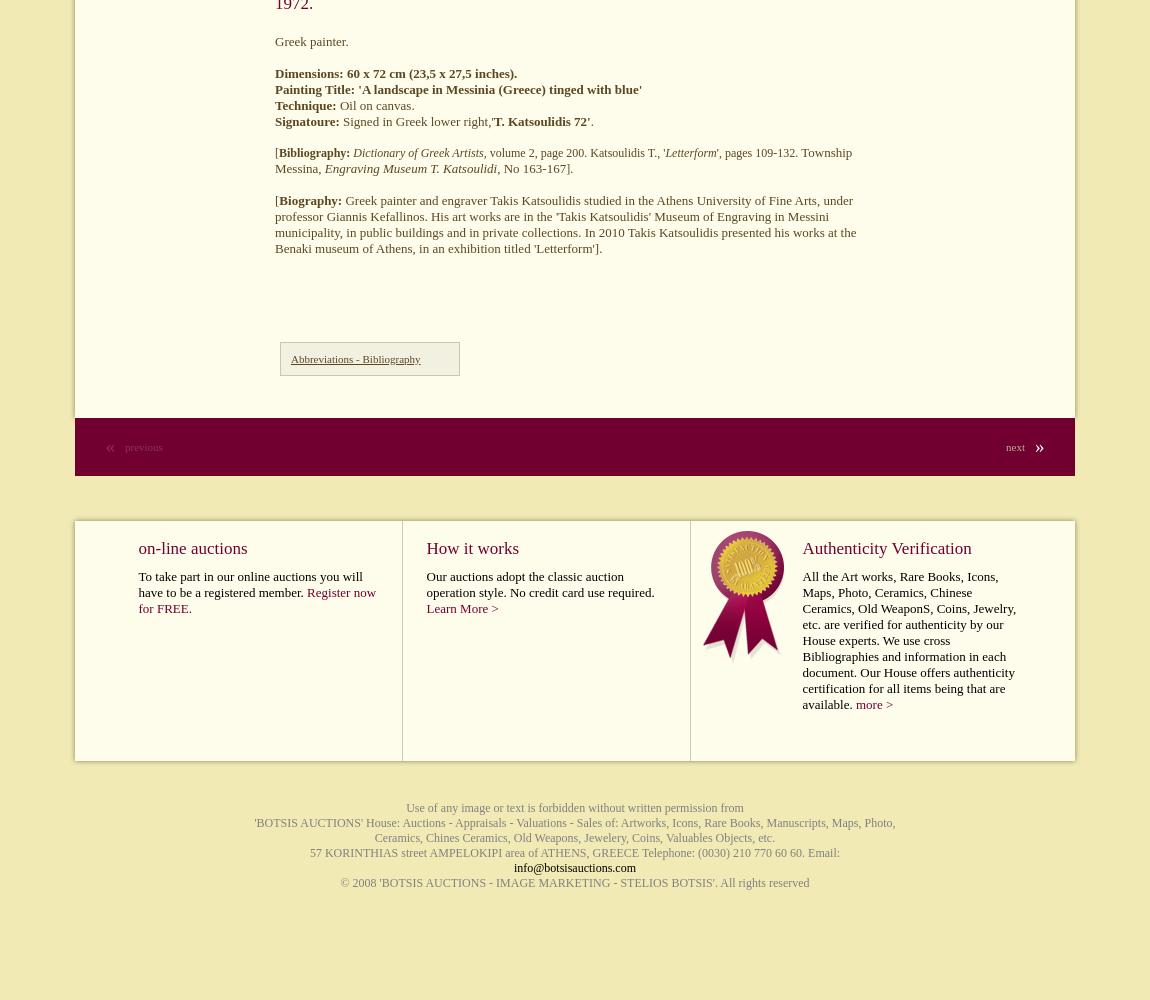 This screenshot has width=1150, height=1000. I want to click on '.', so click(590, 120).